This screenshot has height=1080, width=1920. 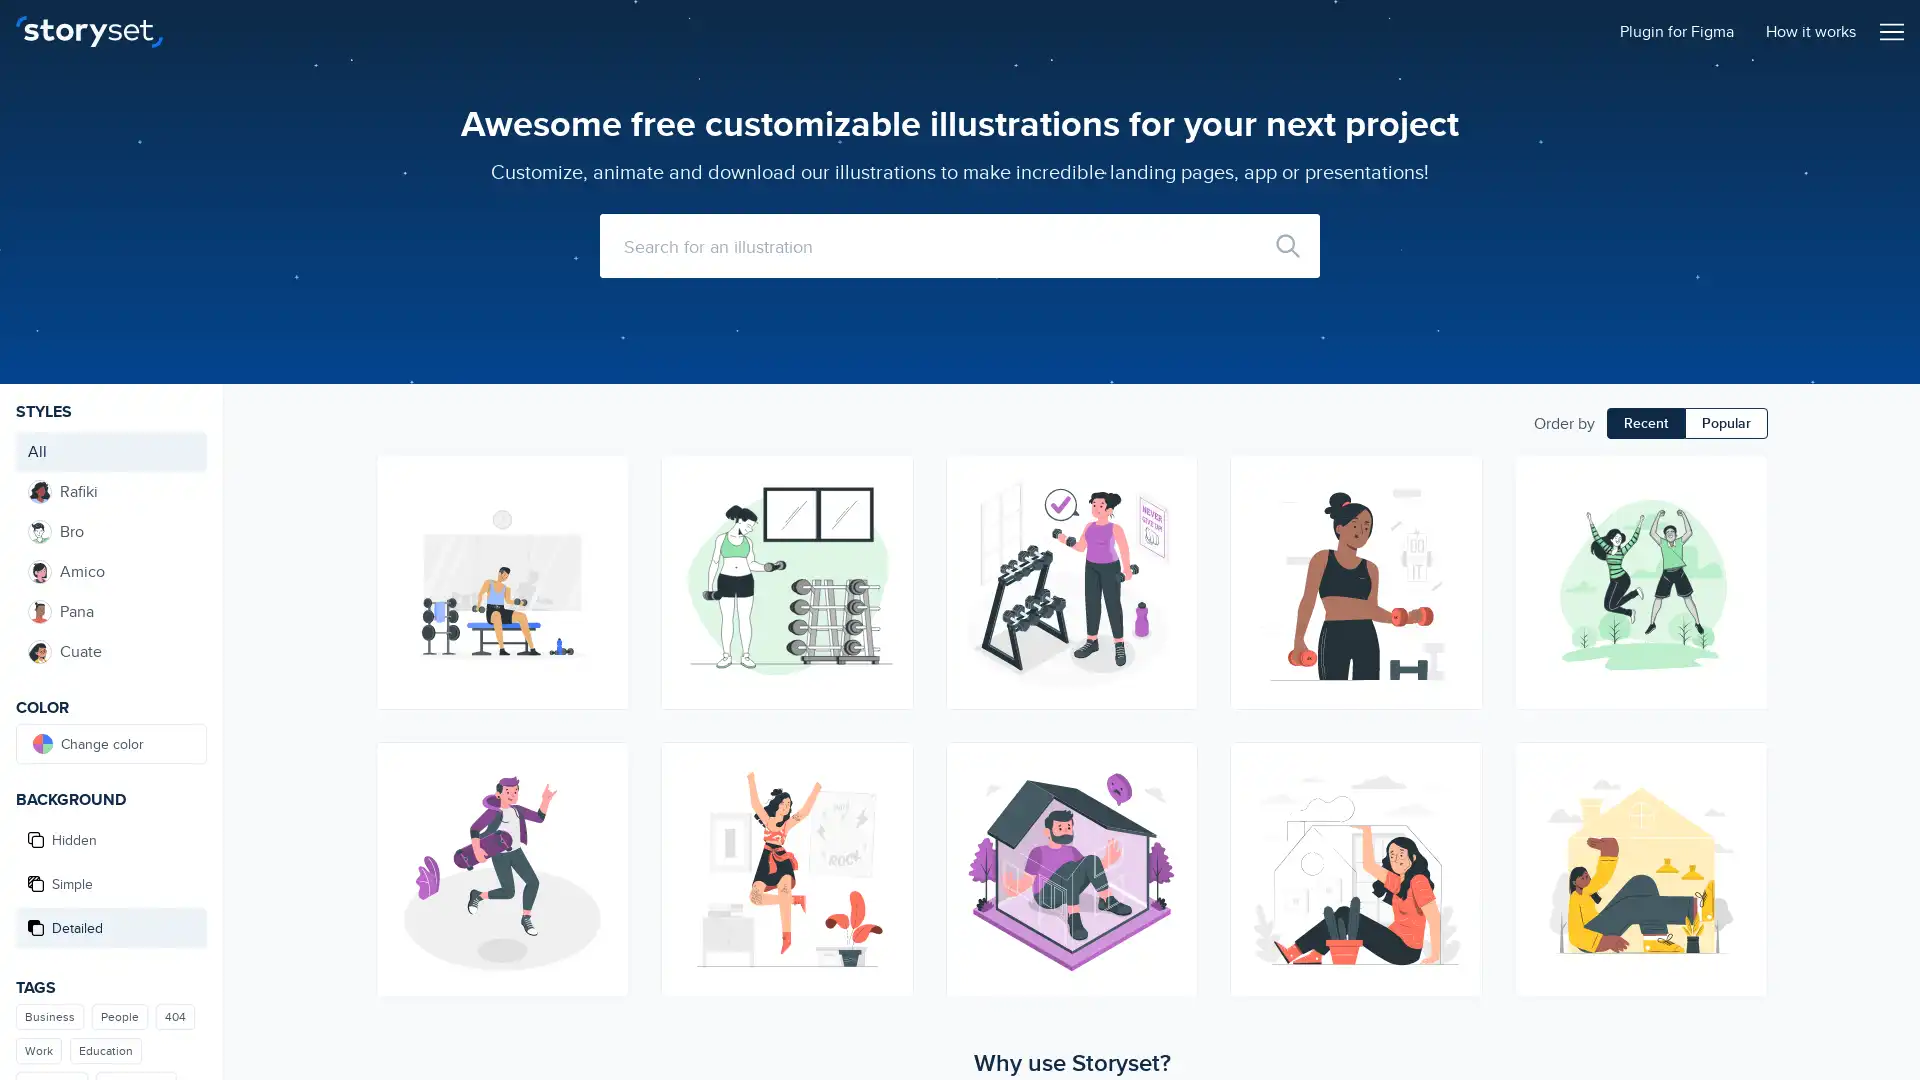 I want to click on download icon Download, so click(x=1172, y=801).